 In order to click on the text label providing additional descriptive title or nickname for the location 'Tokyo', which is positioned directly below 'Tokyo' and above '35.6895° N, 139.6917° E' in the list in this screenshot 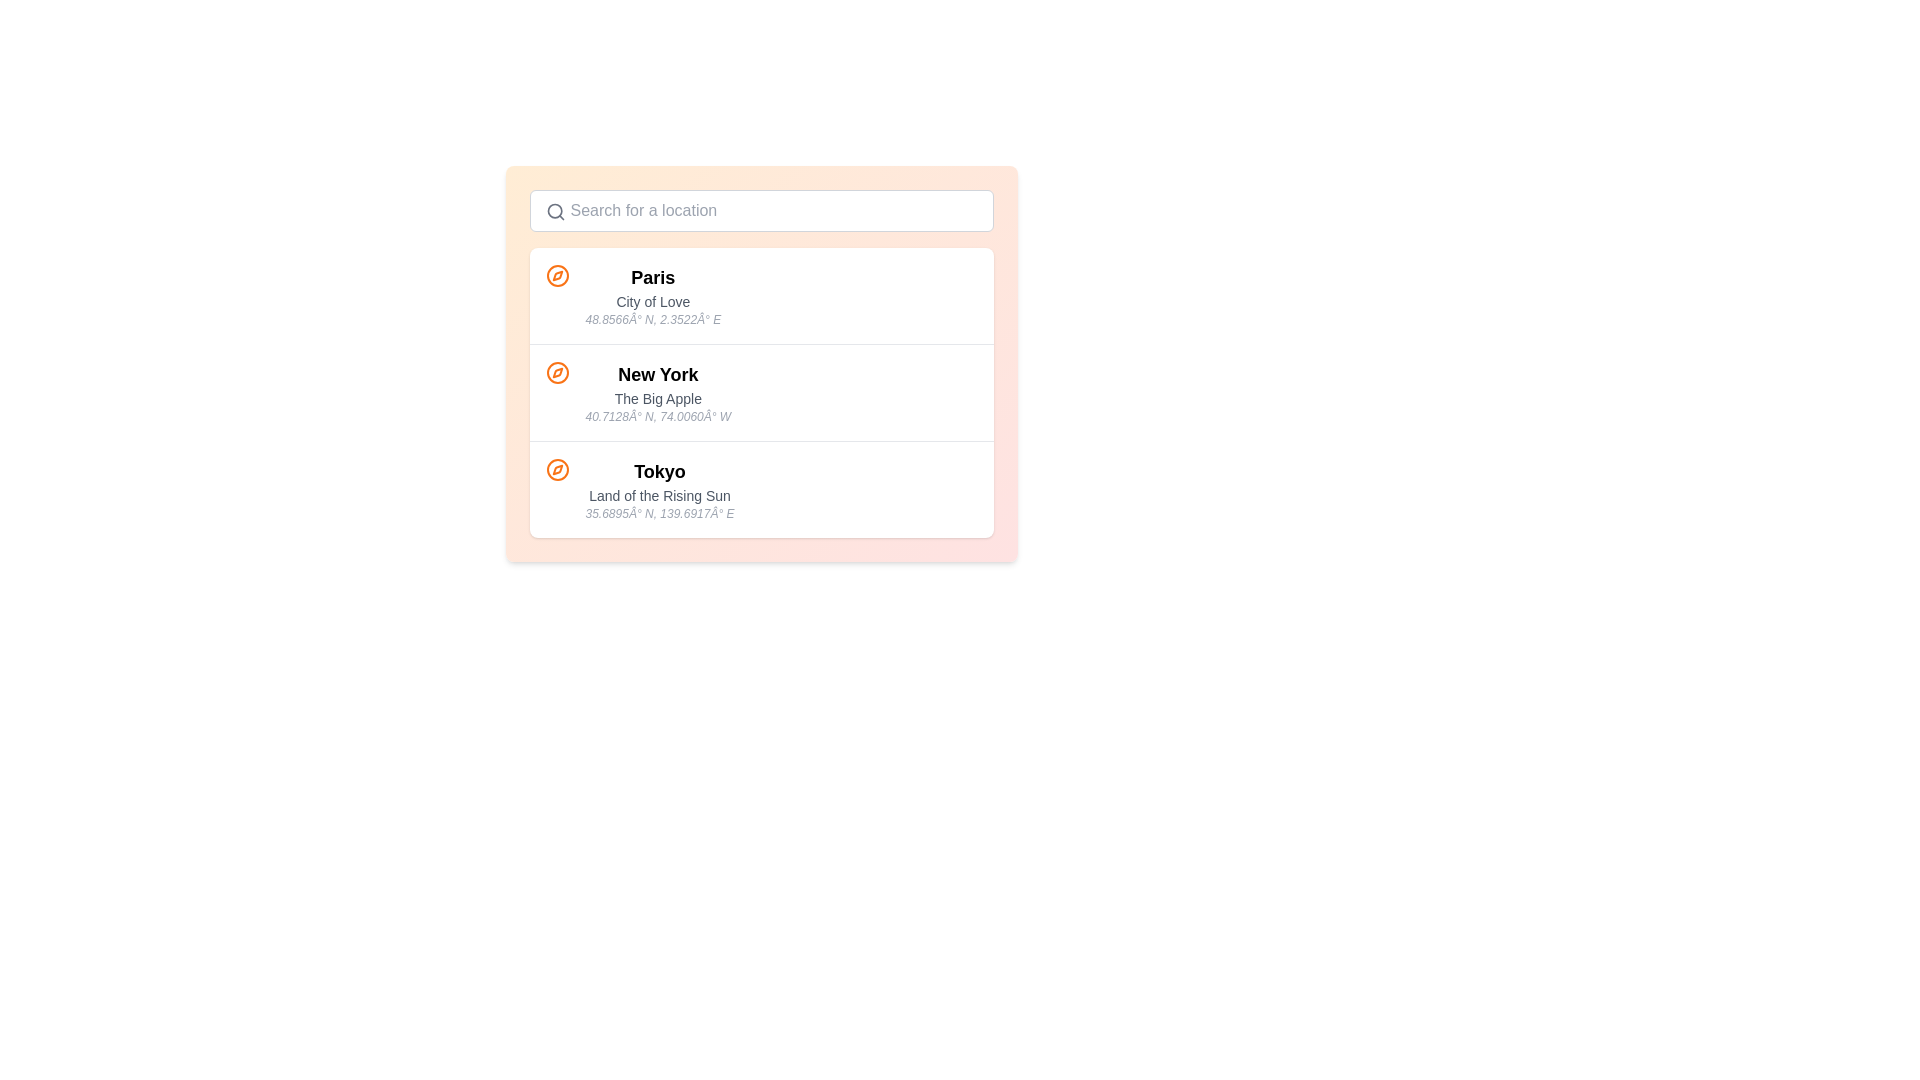, I will do `click(660, 495)`.